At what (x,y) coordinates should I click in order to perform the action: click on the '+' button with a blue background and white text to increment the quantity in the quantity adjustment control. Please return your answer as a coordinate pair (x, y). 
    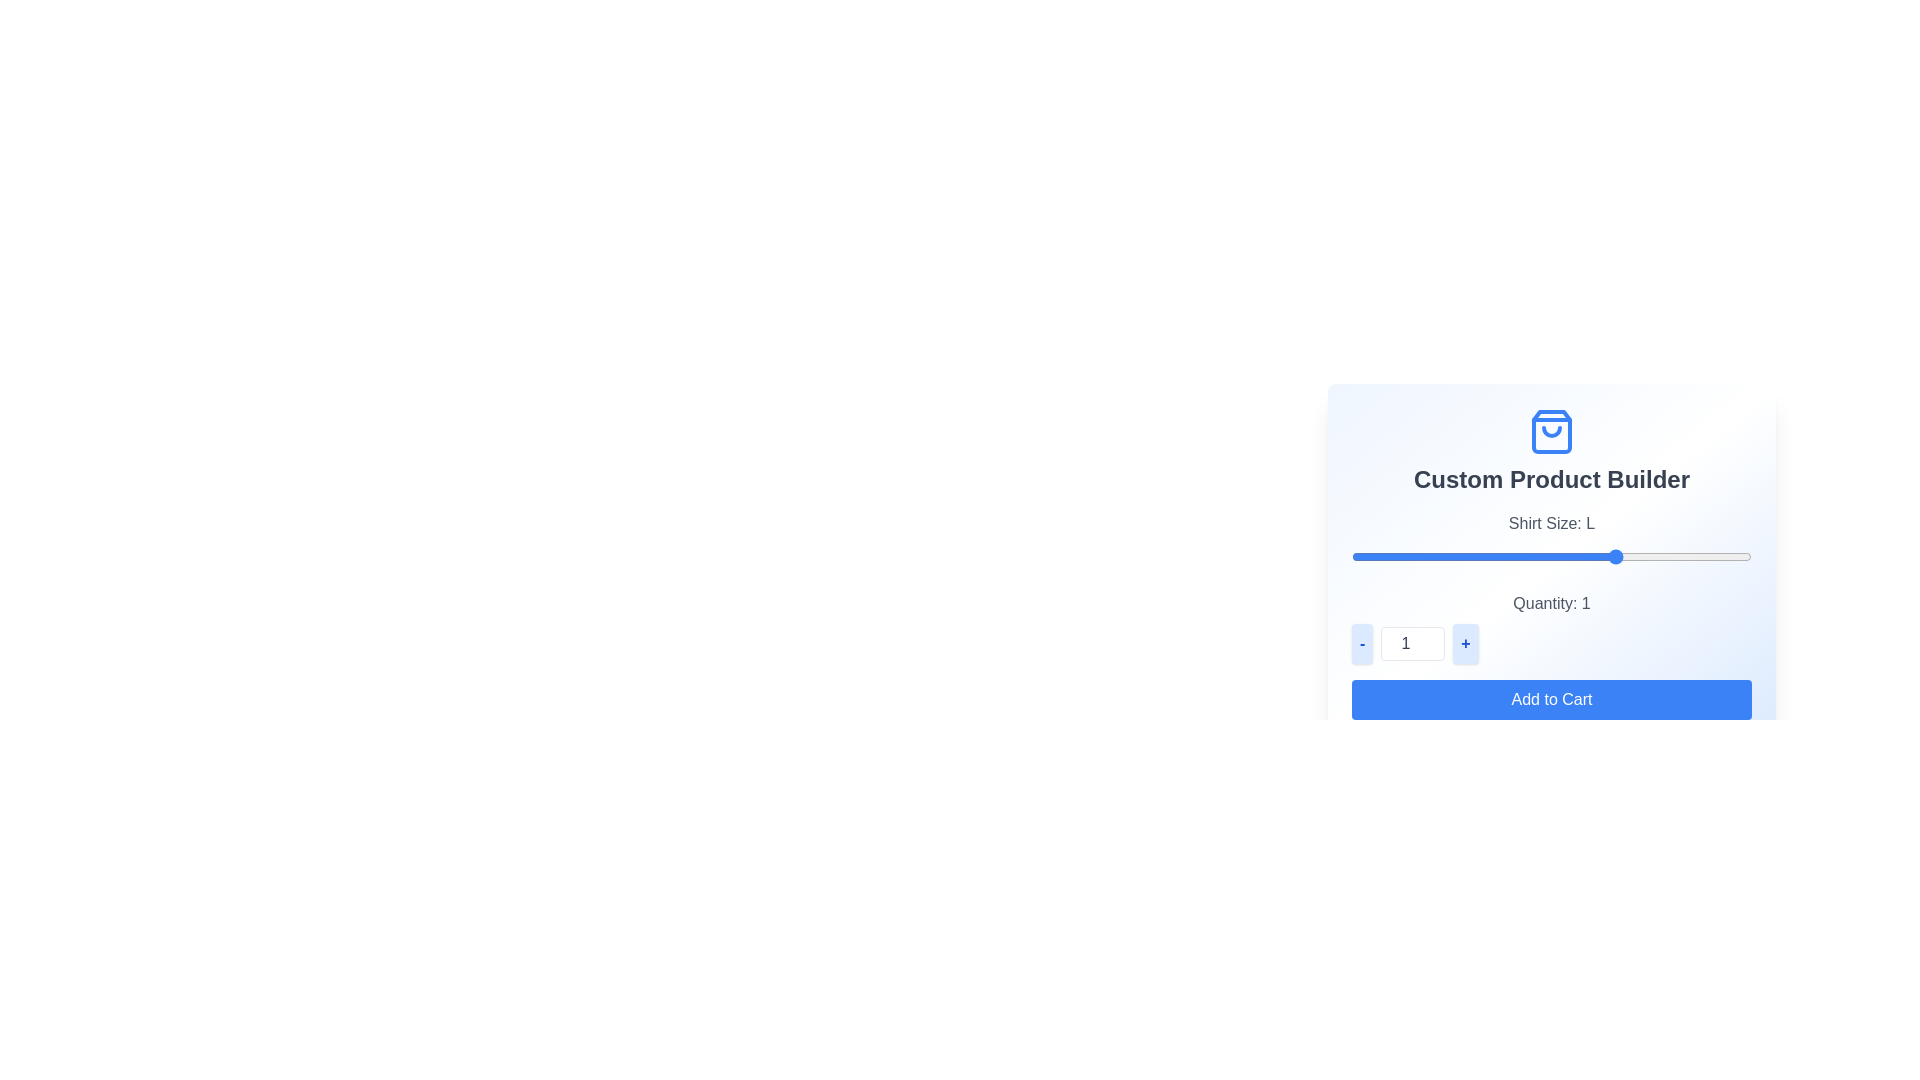
    Looking at the image, I should click on (1465, 644).